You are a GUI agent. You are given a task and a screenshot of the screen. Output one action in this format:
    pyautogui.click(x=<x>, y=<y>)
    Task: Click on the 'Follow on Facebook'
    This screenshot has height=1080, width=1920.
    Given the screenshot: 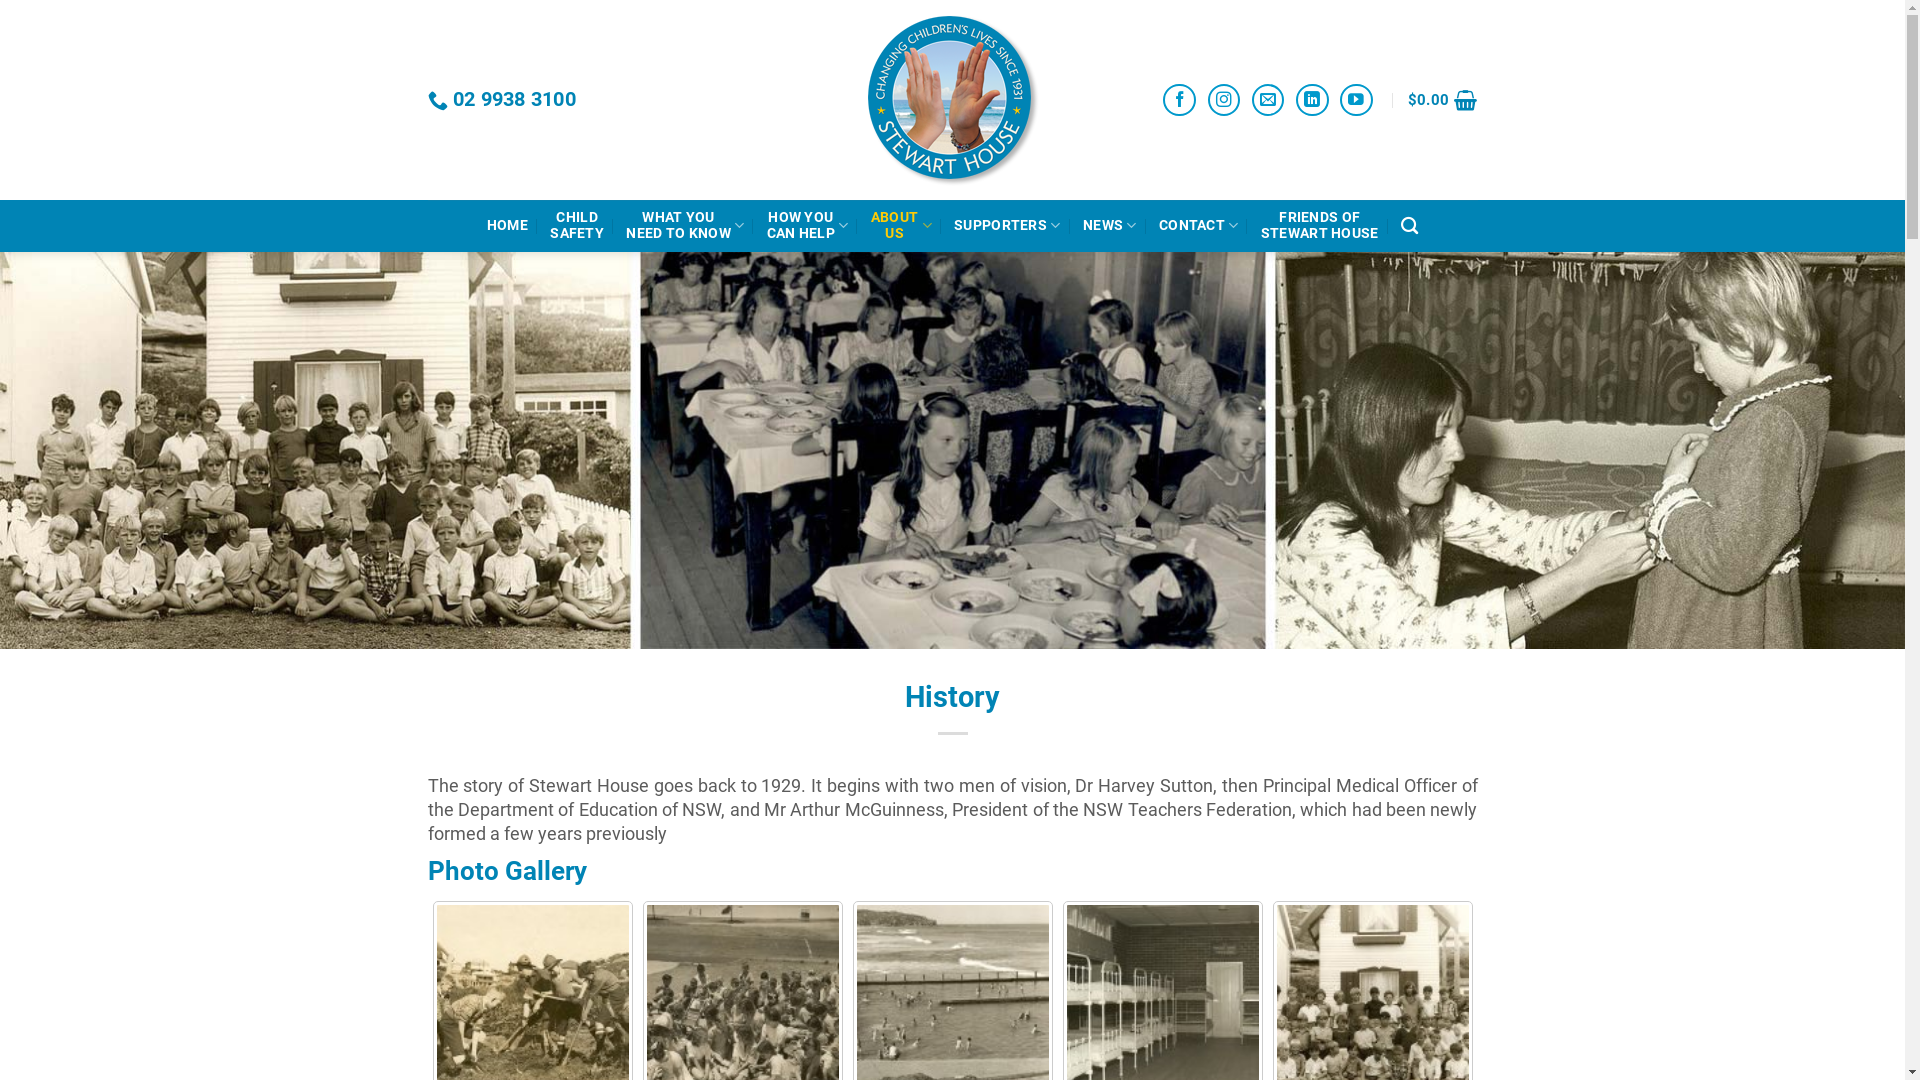 What is the action you would take?
    pyautogui.click(x=1179, y=100)
    